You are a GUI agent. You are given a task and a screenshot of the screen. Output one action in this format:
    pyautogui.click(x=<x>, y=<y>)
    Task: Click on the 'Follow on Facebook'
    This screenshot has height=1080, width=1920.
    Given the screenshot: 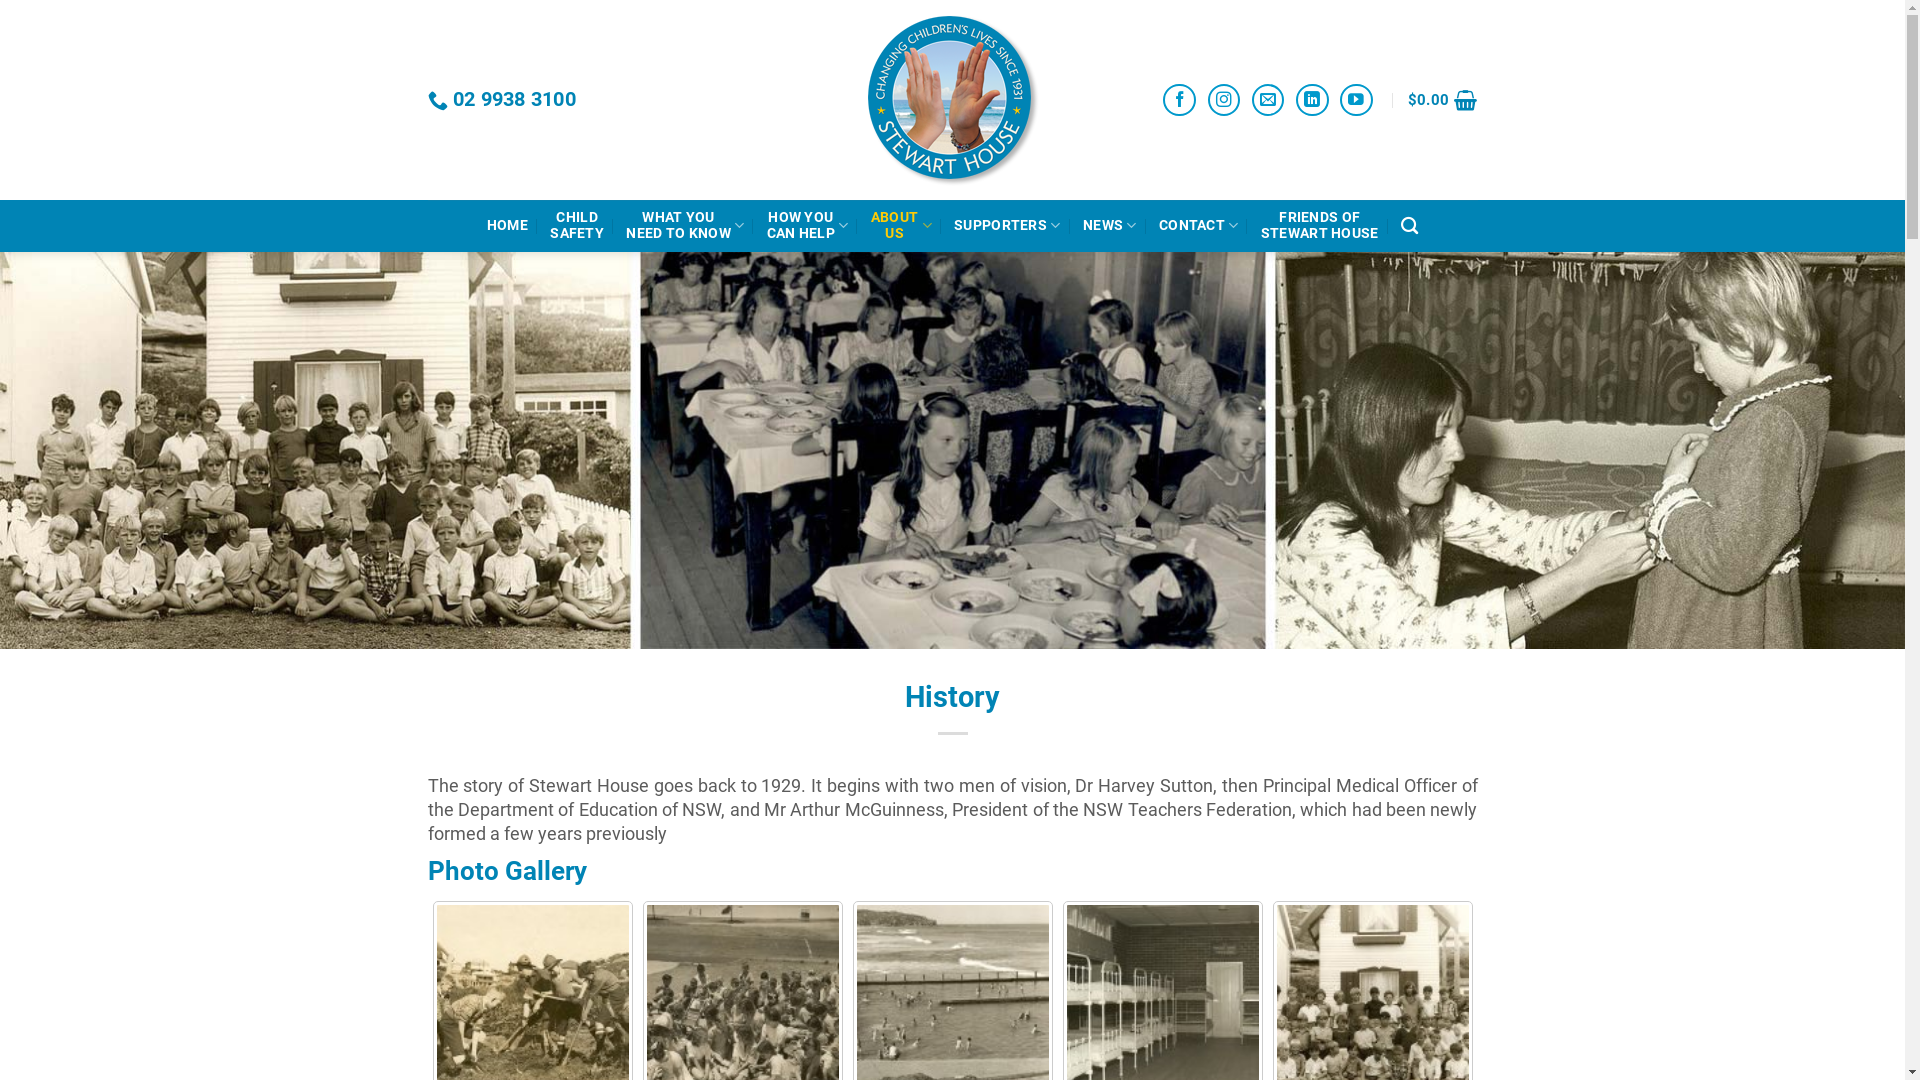 What is the action you would take?
    pyautogui.click(x=1179, y=100)
    